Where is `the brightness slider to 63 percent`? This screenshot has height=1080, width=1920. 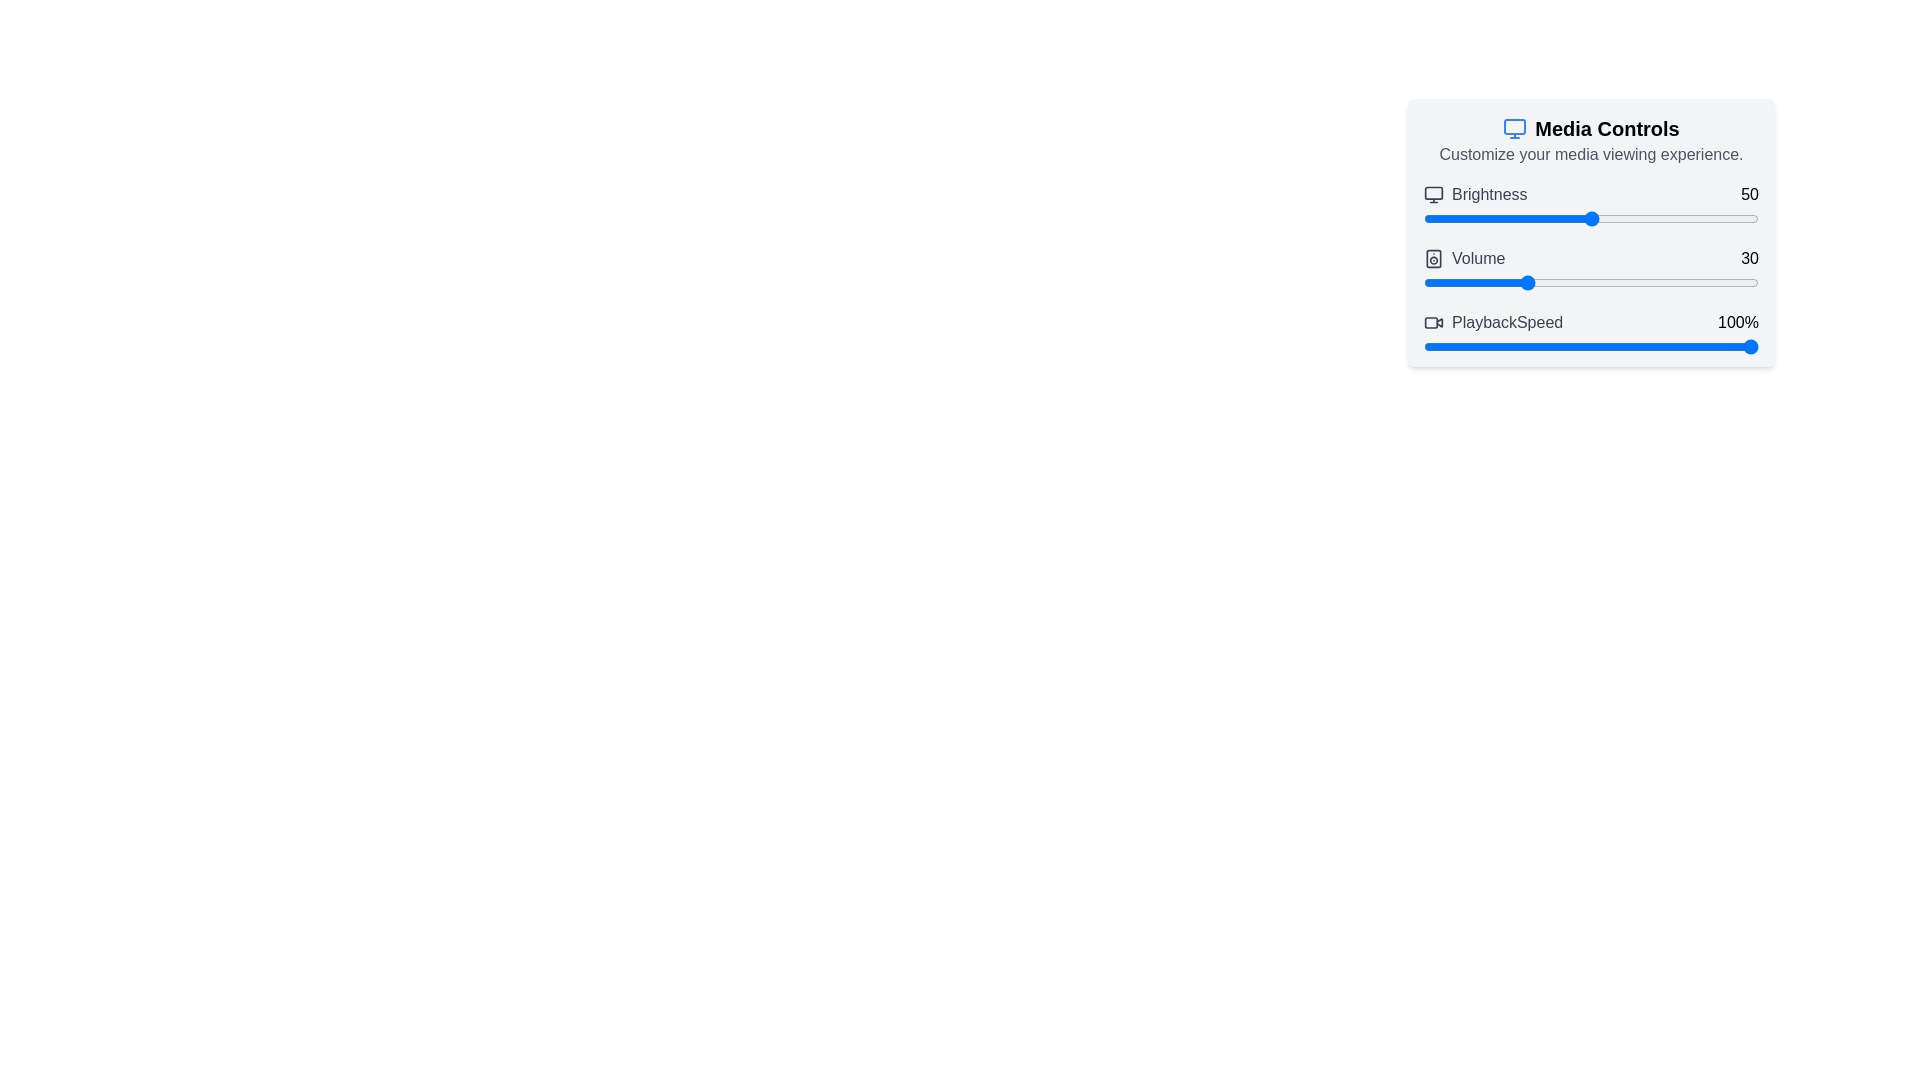 the brightness slider to 63 percent is located at coordinates (1635, 219).